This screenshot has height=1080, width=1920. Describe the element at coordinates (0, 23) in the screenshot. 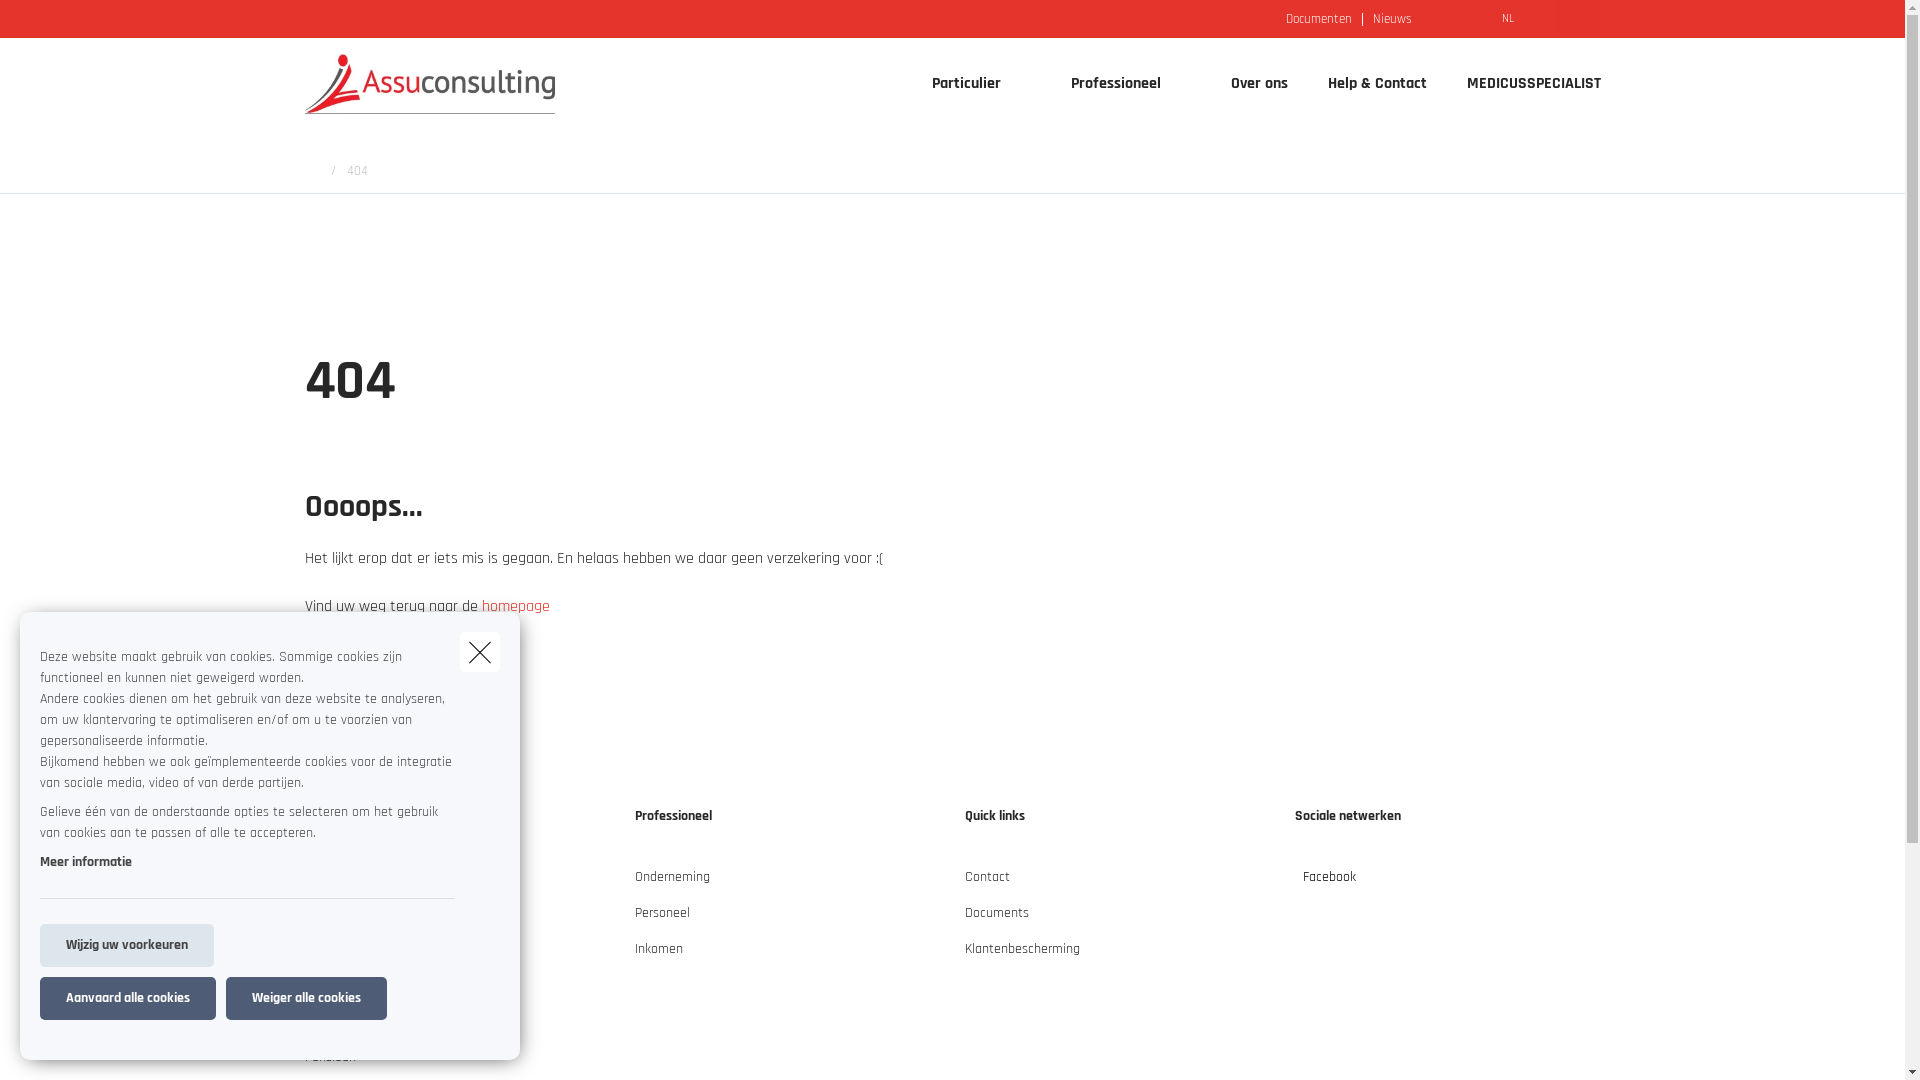

I see `'Zoeken'` at that location.